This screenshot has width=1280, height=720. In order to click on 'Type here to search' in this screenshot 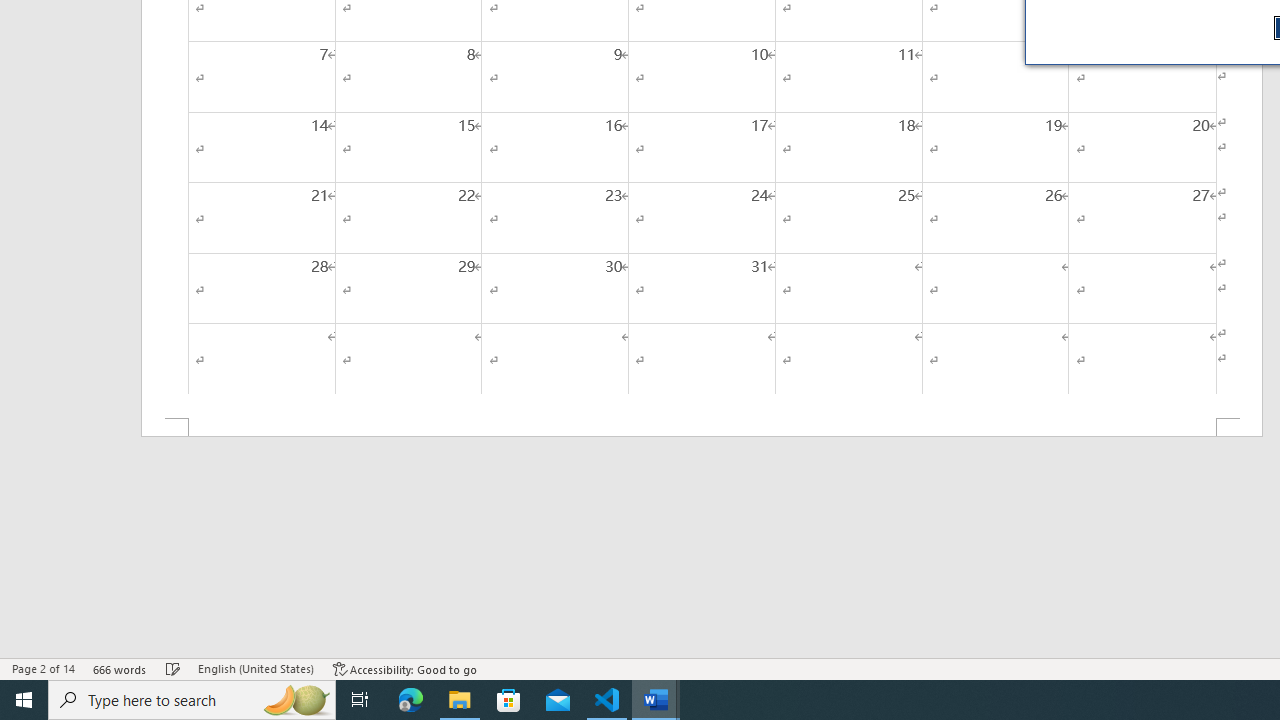, I will do `click(192, 698)`.